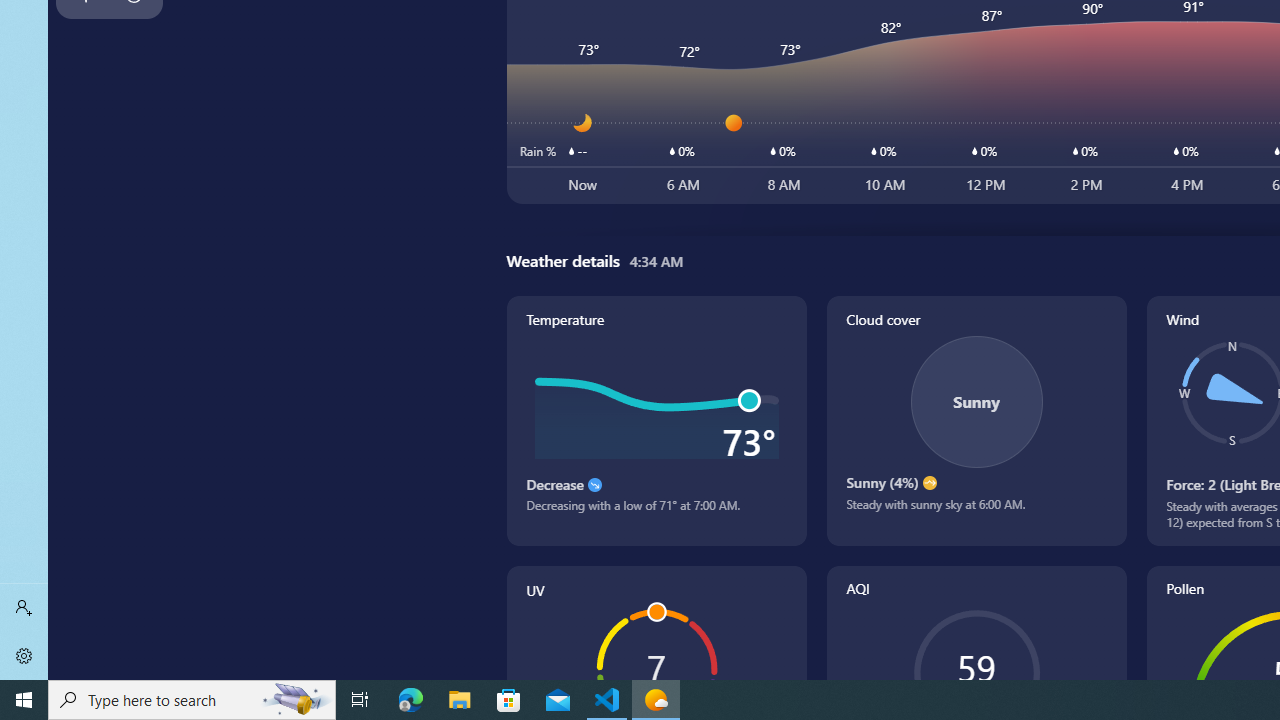 The width and height of the screenshot is (1280, 720). What do you see at coordinates (24, 655) in the screenshot?
I see `'Settings'` at bounding box center [24, 655].